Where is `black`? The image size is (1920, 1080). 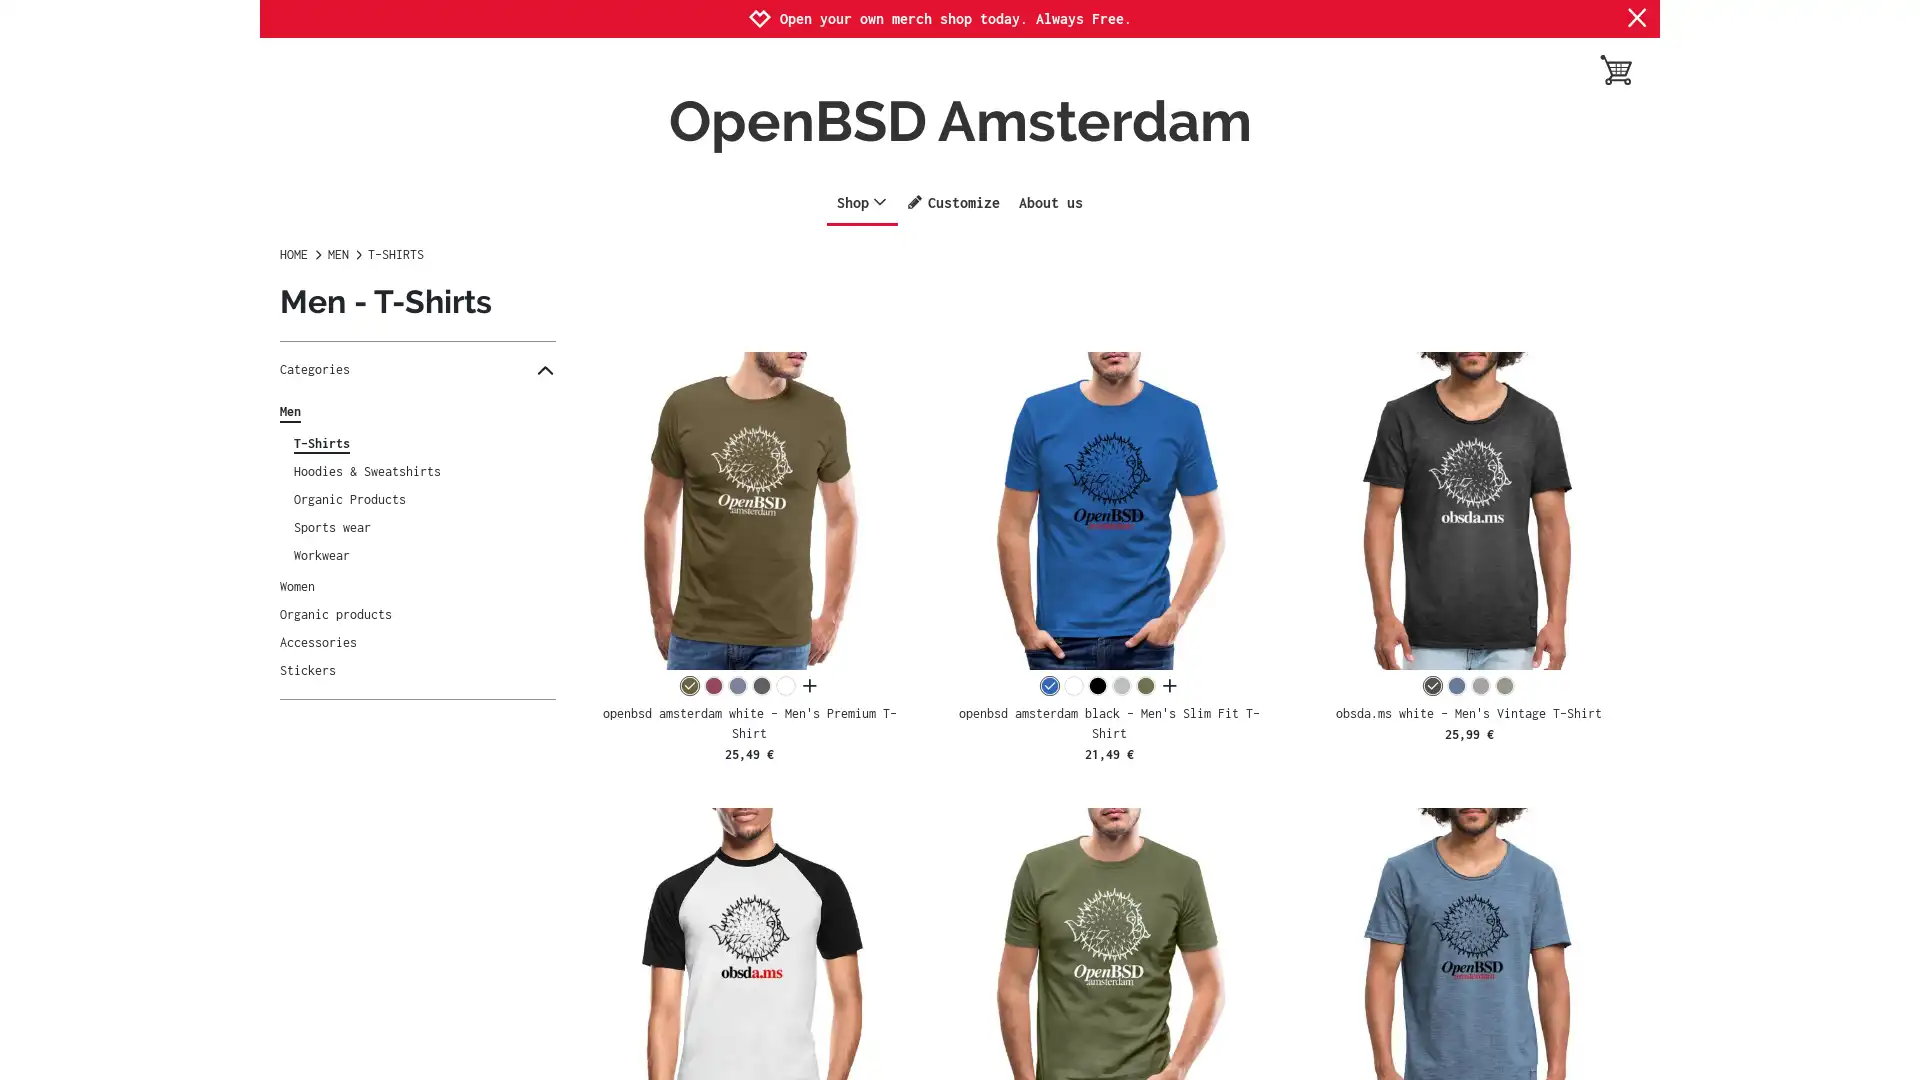
black is located at coordinates (1096, 685).